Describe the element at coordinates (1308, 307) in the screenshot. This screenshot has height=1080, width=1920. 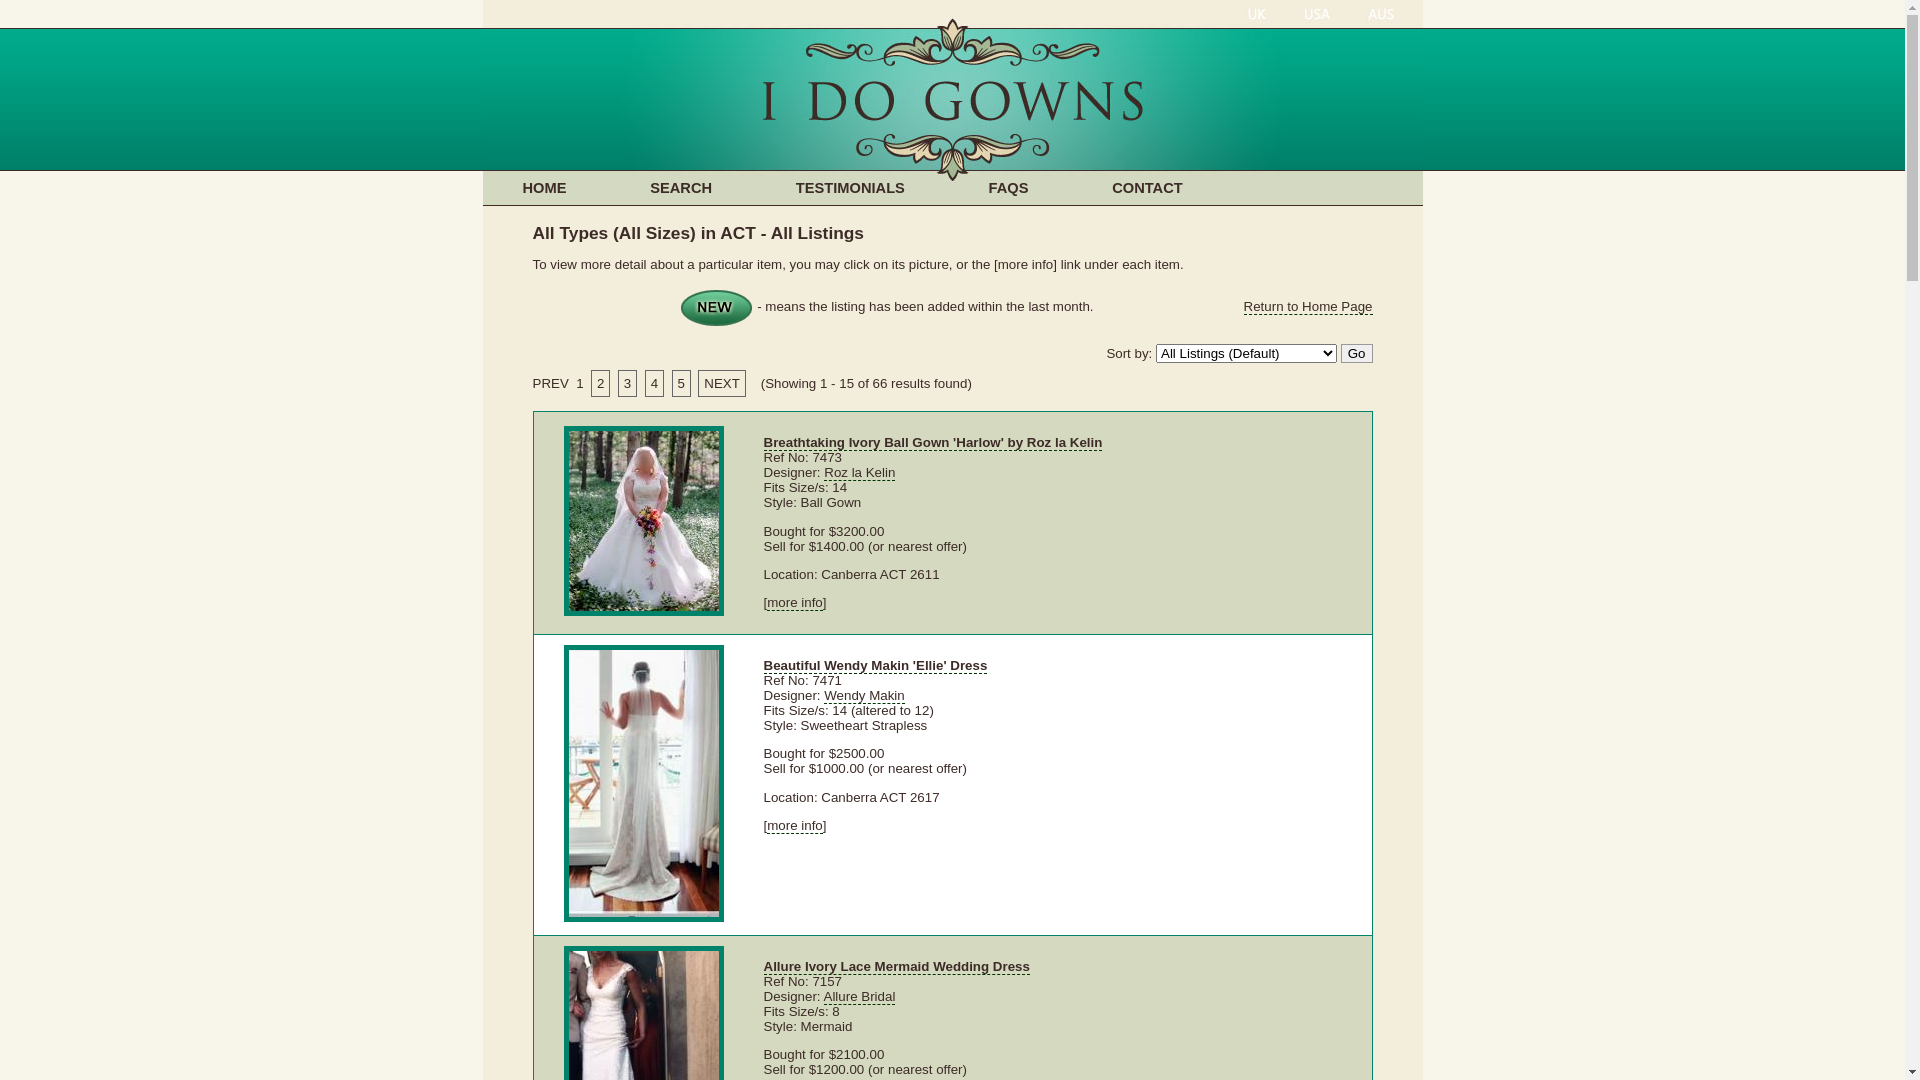
I see `'Return to Home Page'` at that location.